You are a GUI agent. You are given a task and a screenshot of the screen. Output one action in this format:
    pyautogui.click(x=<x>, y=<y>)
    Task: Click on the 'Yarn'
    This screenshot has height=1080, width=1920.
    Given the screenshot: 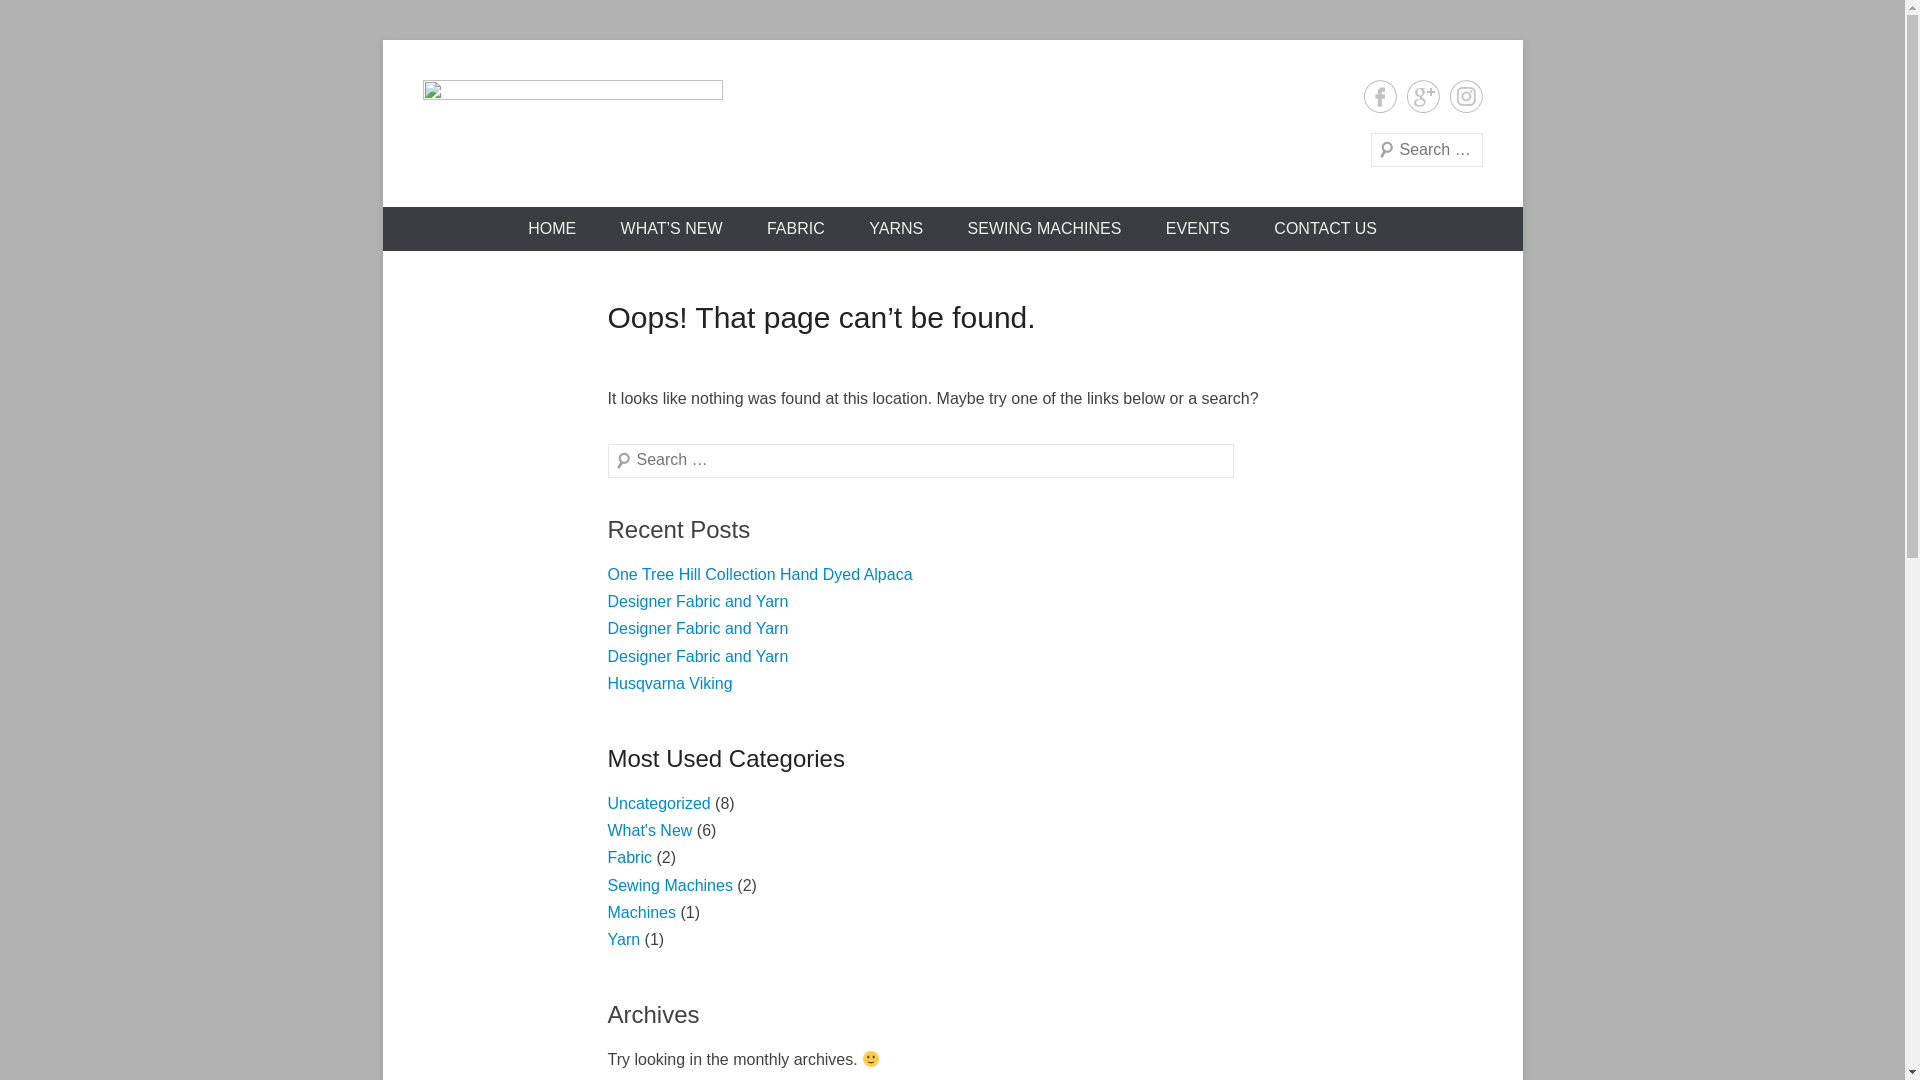 What is the action you would take?
    pyautogui.click(x=623, y=939)
    